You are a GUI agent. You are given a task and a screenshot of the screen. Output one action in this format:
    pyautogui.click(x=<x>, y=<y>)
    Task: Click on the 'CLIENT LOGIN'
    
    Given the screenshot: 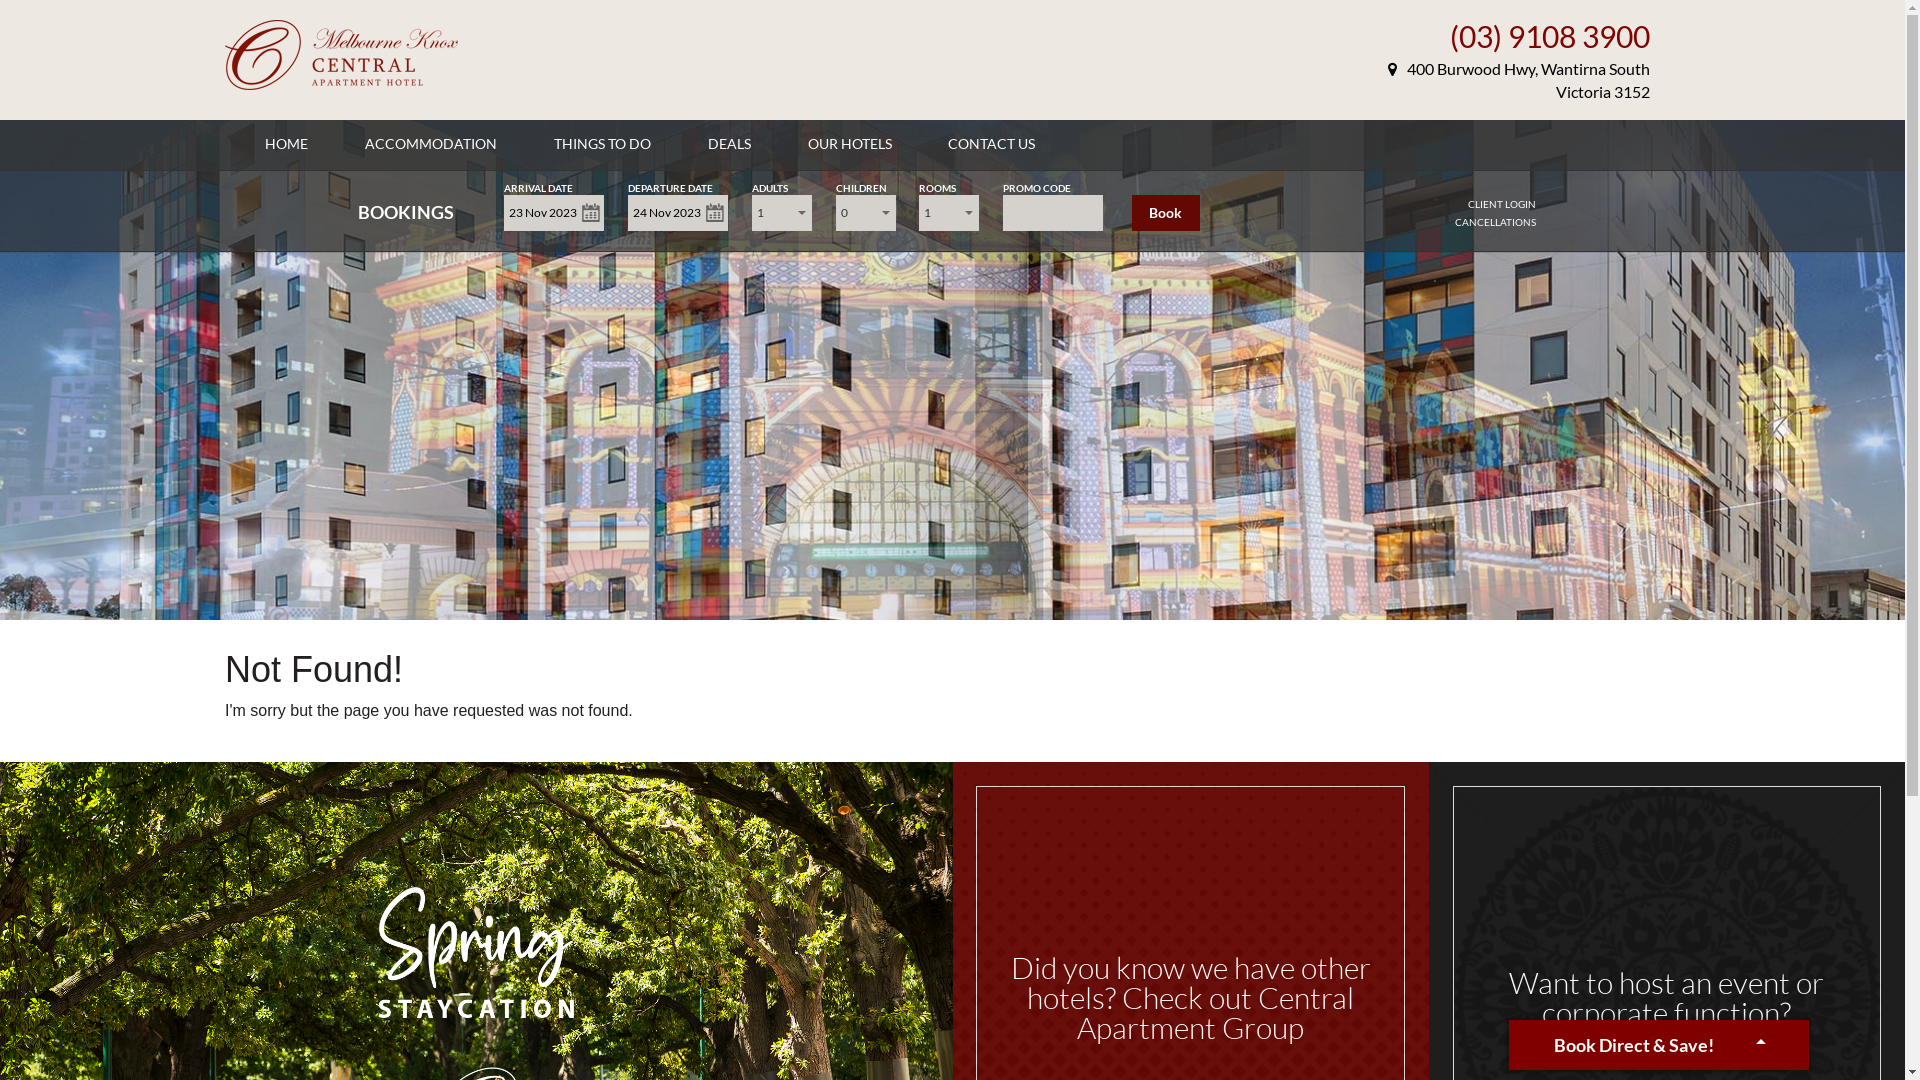 What is the action you would take?
    pyautogui.click(x=1502, y=204)
    